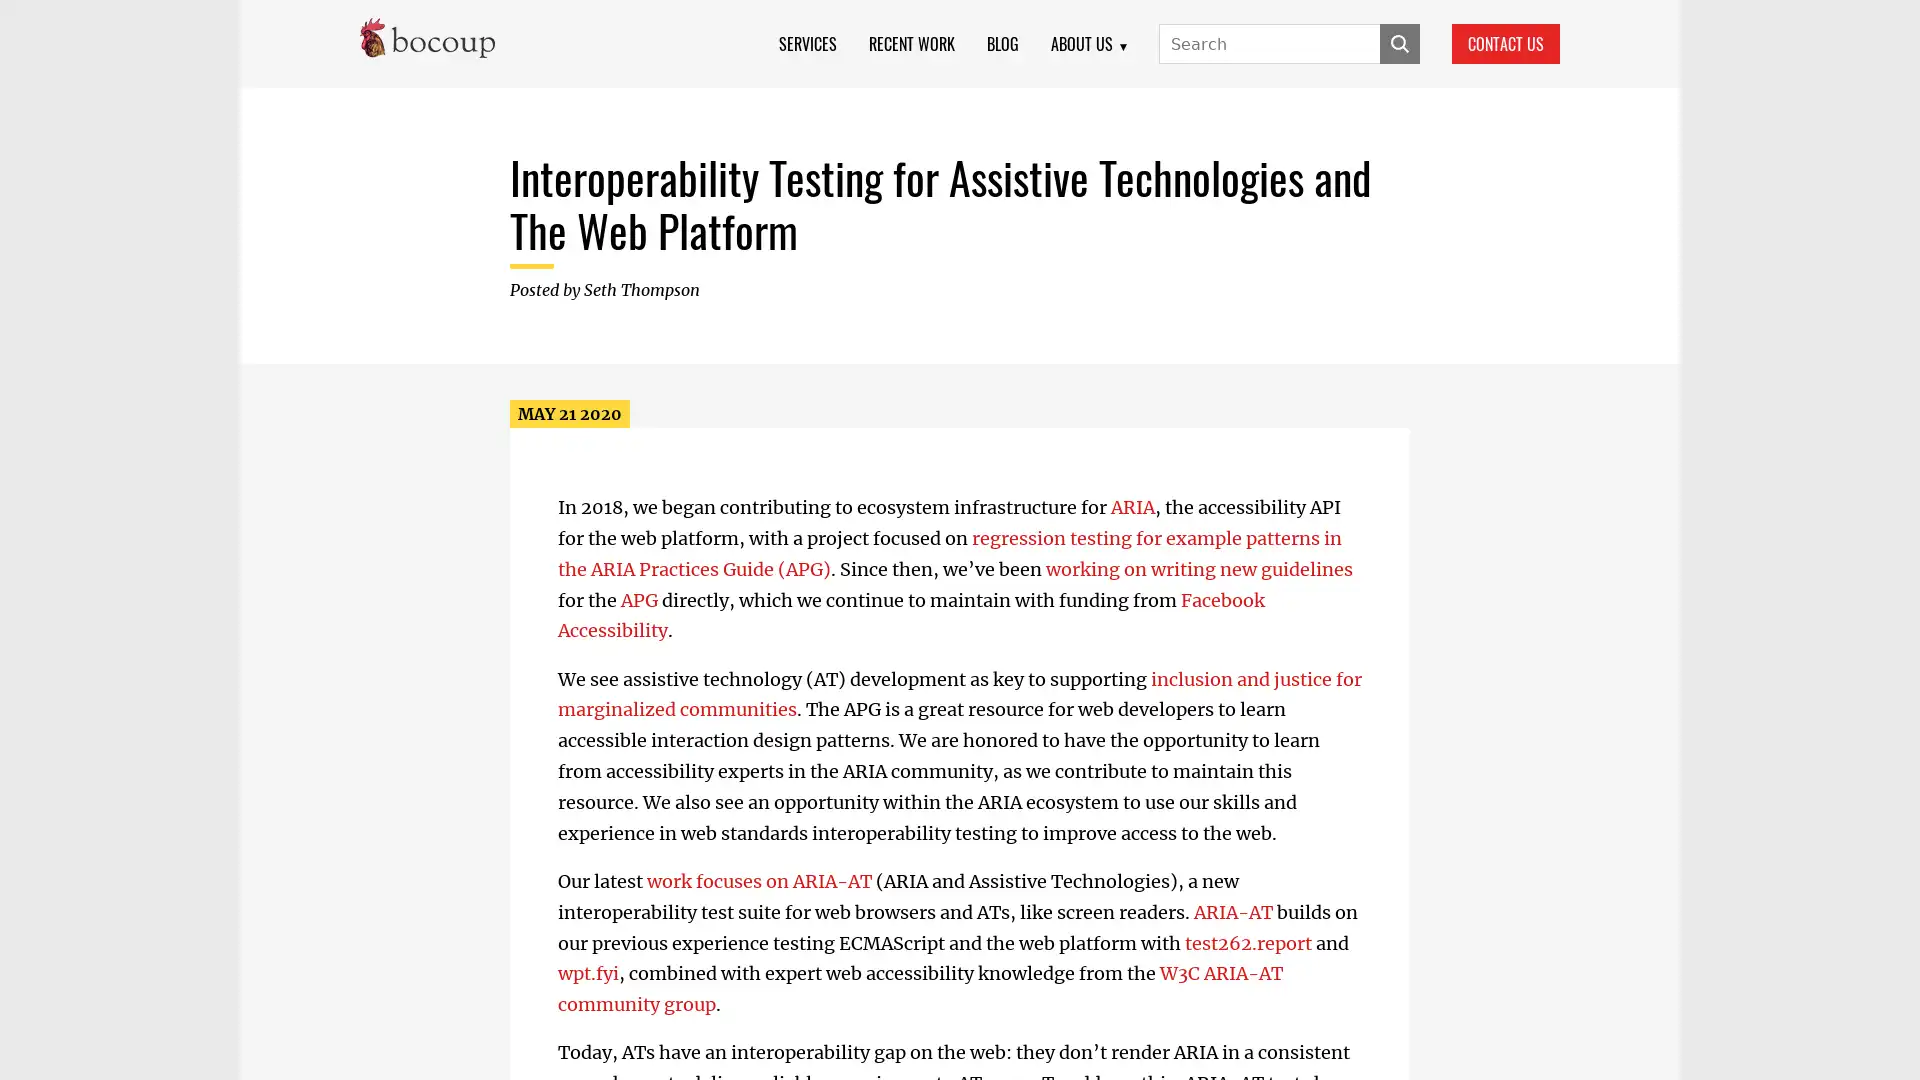 The image size is (1920, 1080). What do you see at coordinates (1399, 43) in the screenshot?
I see `SUBMIT` at bounding box center [1399, 43].